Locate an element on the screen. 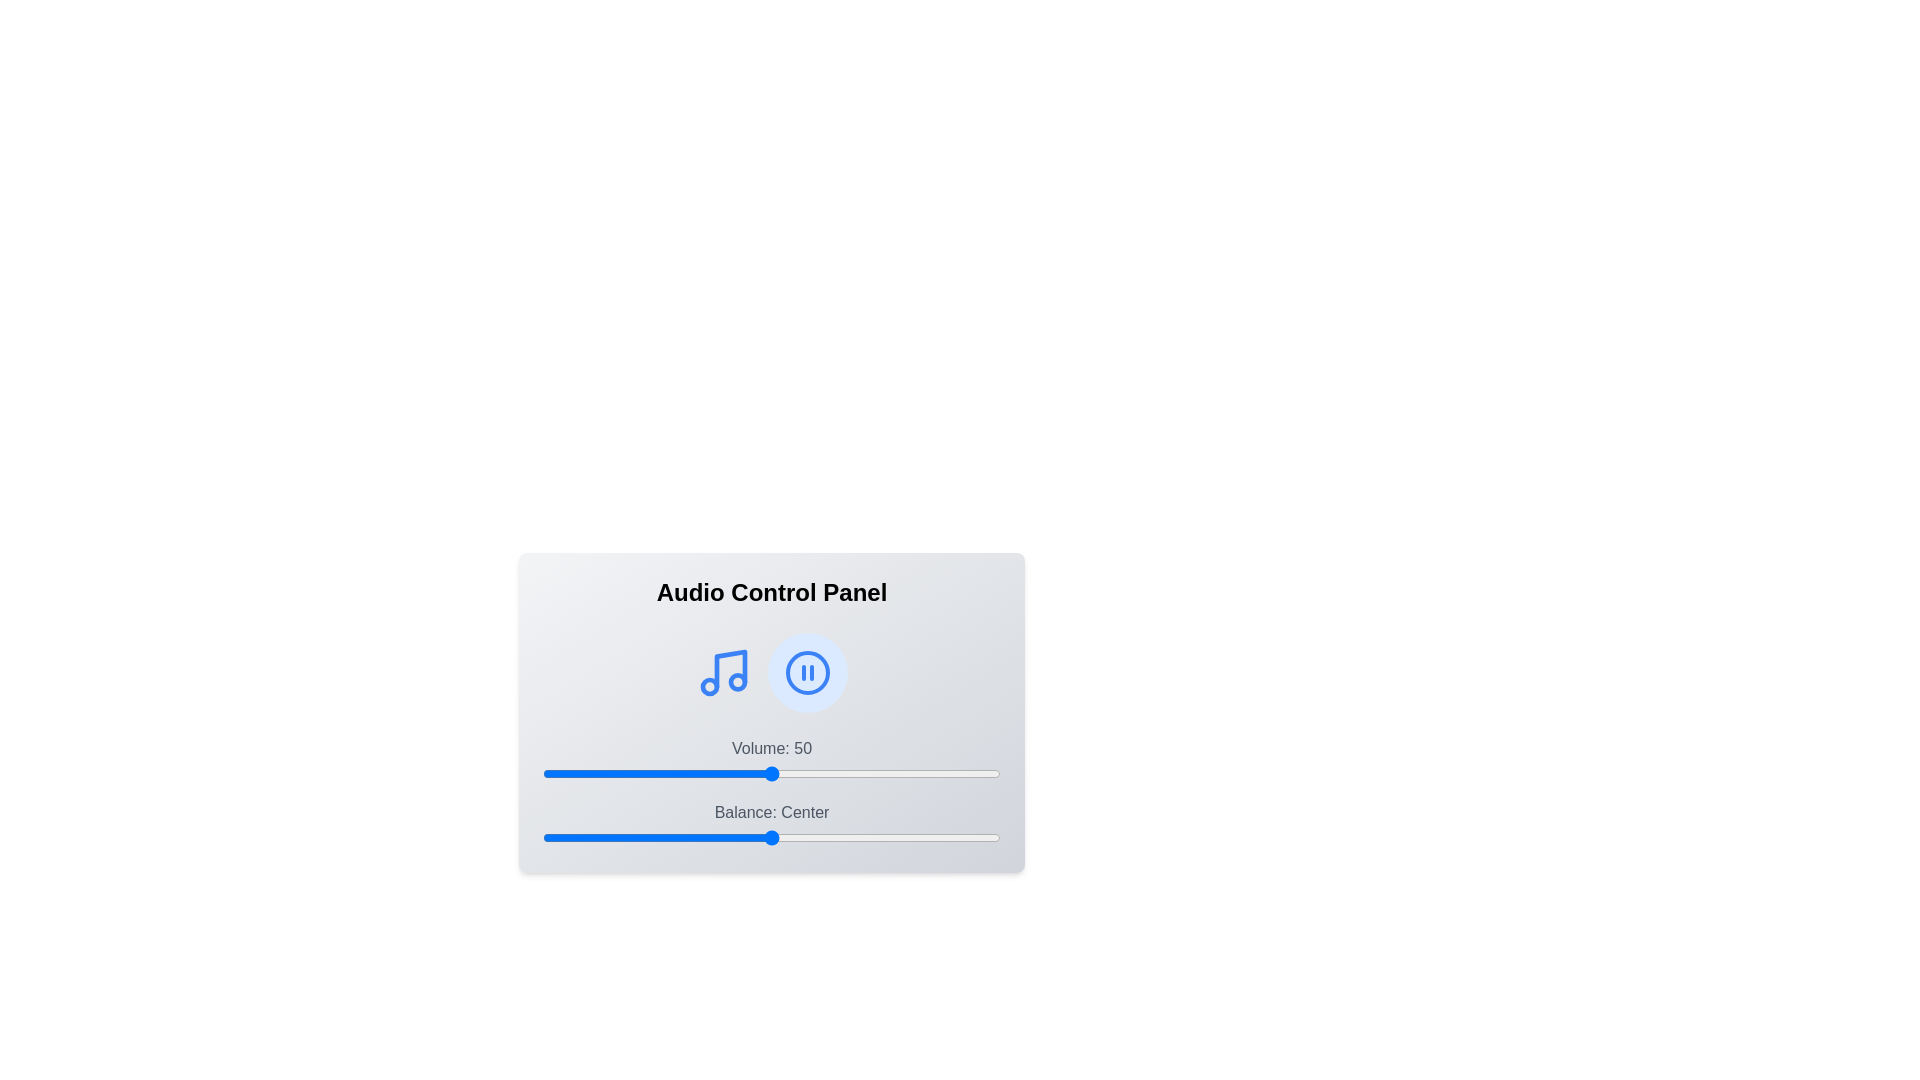  the decorative circle element within the SVG music note icon, located in the left segment of the interface is located at coordinates (710, 685).